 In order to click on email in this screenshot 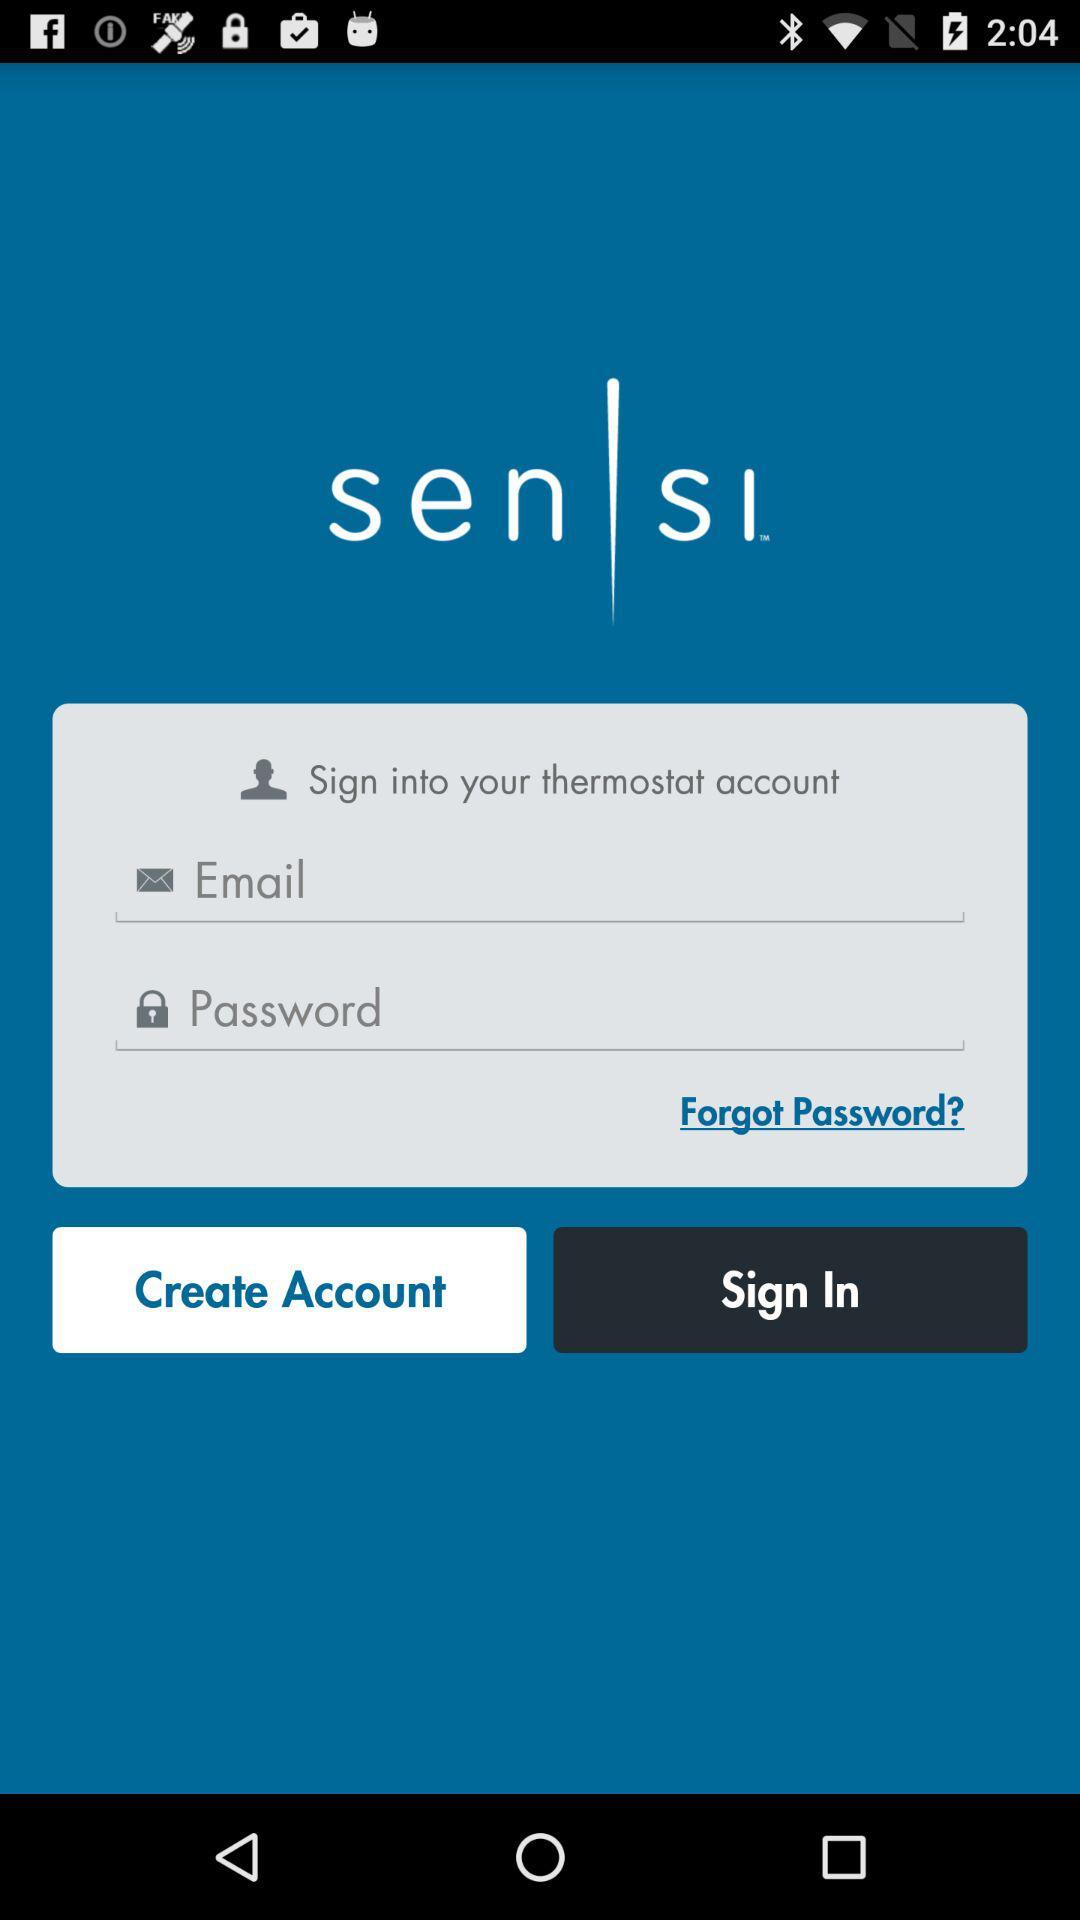, I will do `click(540, 881)`.